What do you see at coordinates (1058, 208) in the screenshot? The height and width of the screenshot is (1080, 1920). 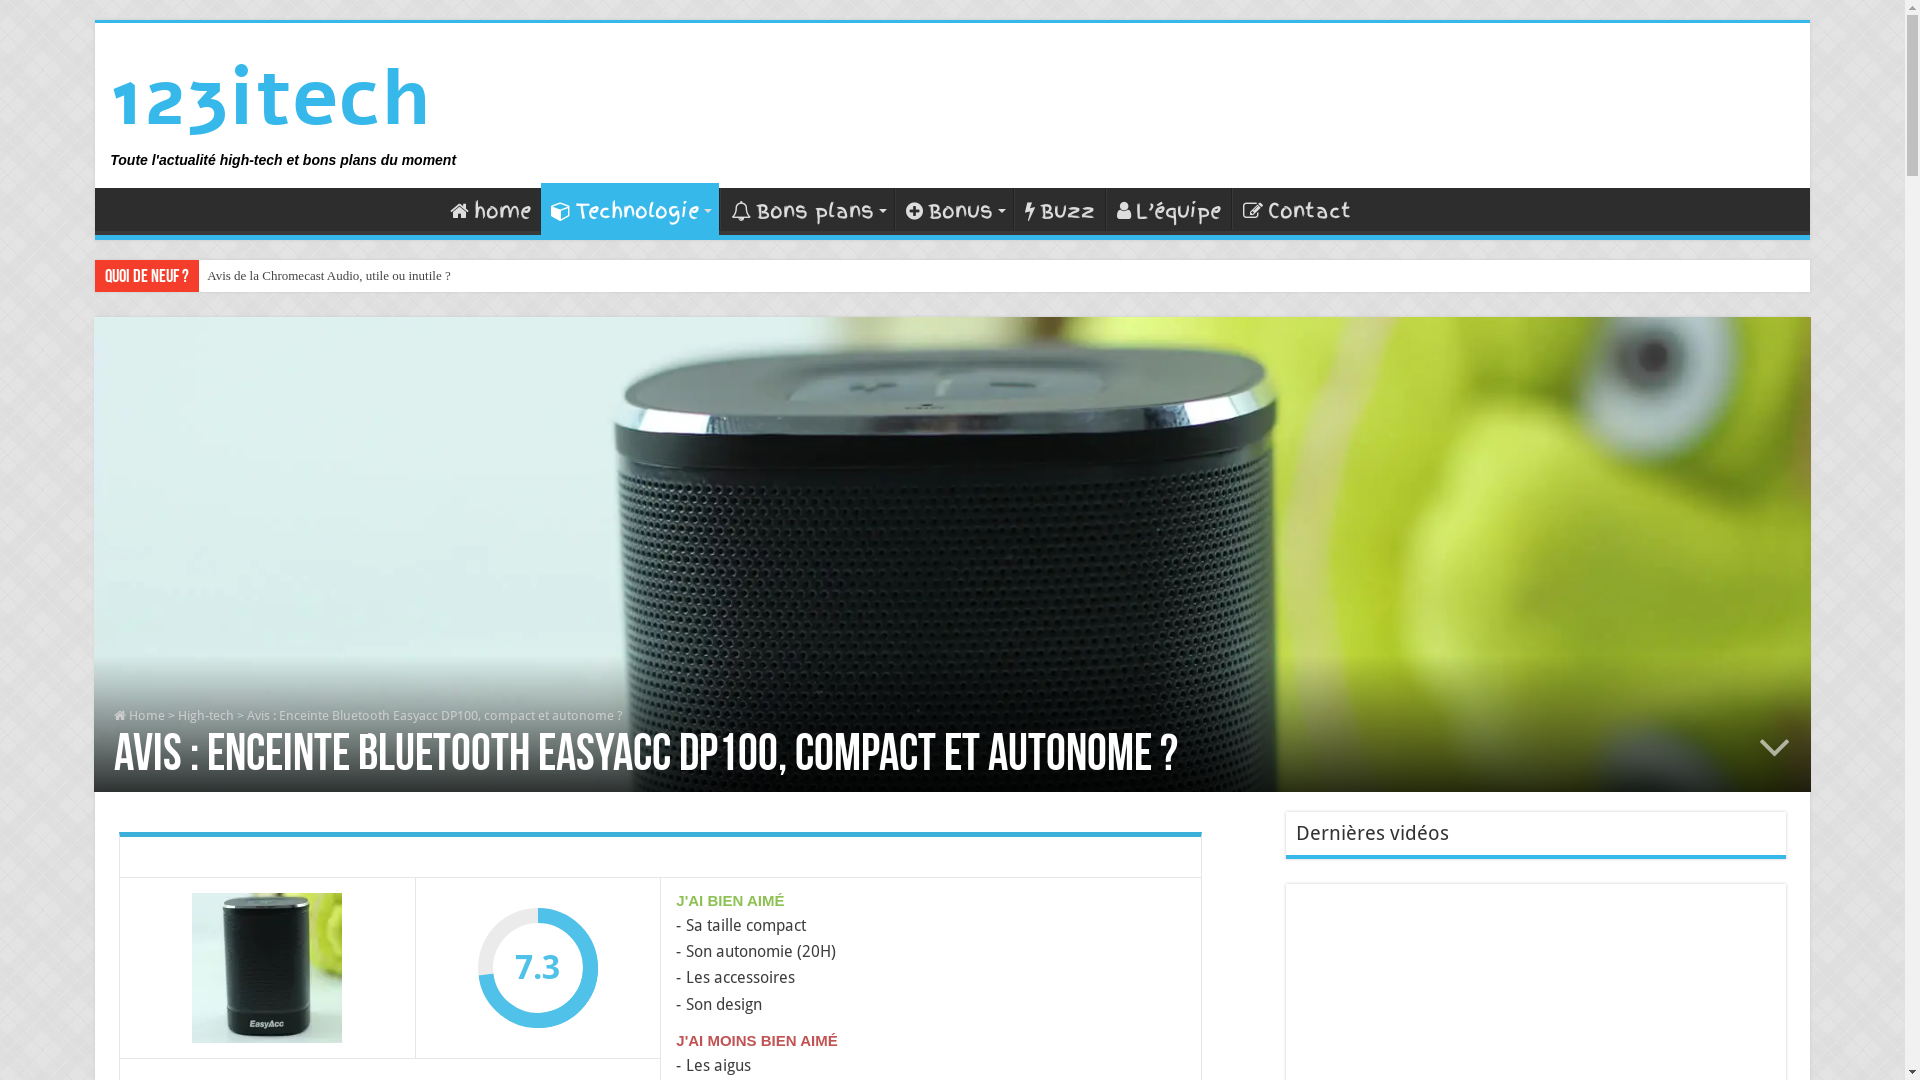 I see `'Buzz'` at bounding box center [1058, 208].